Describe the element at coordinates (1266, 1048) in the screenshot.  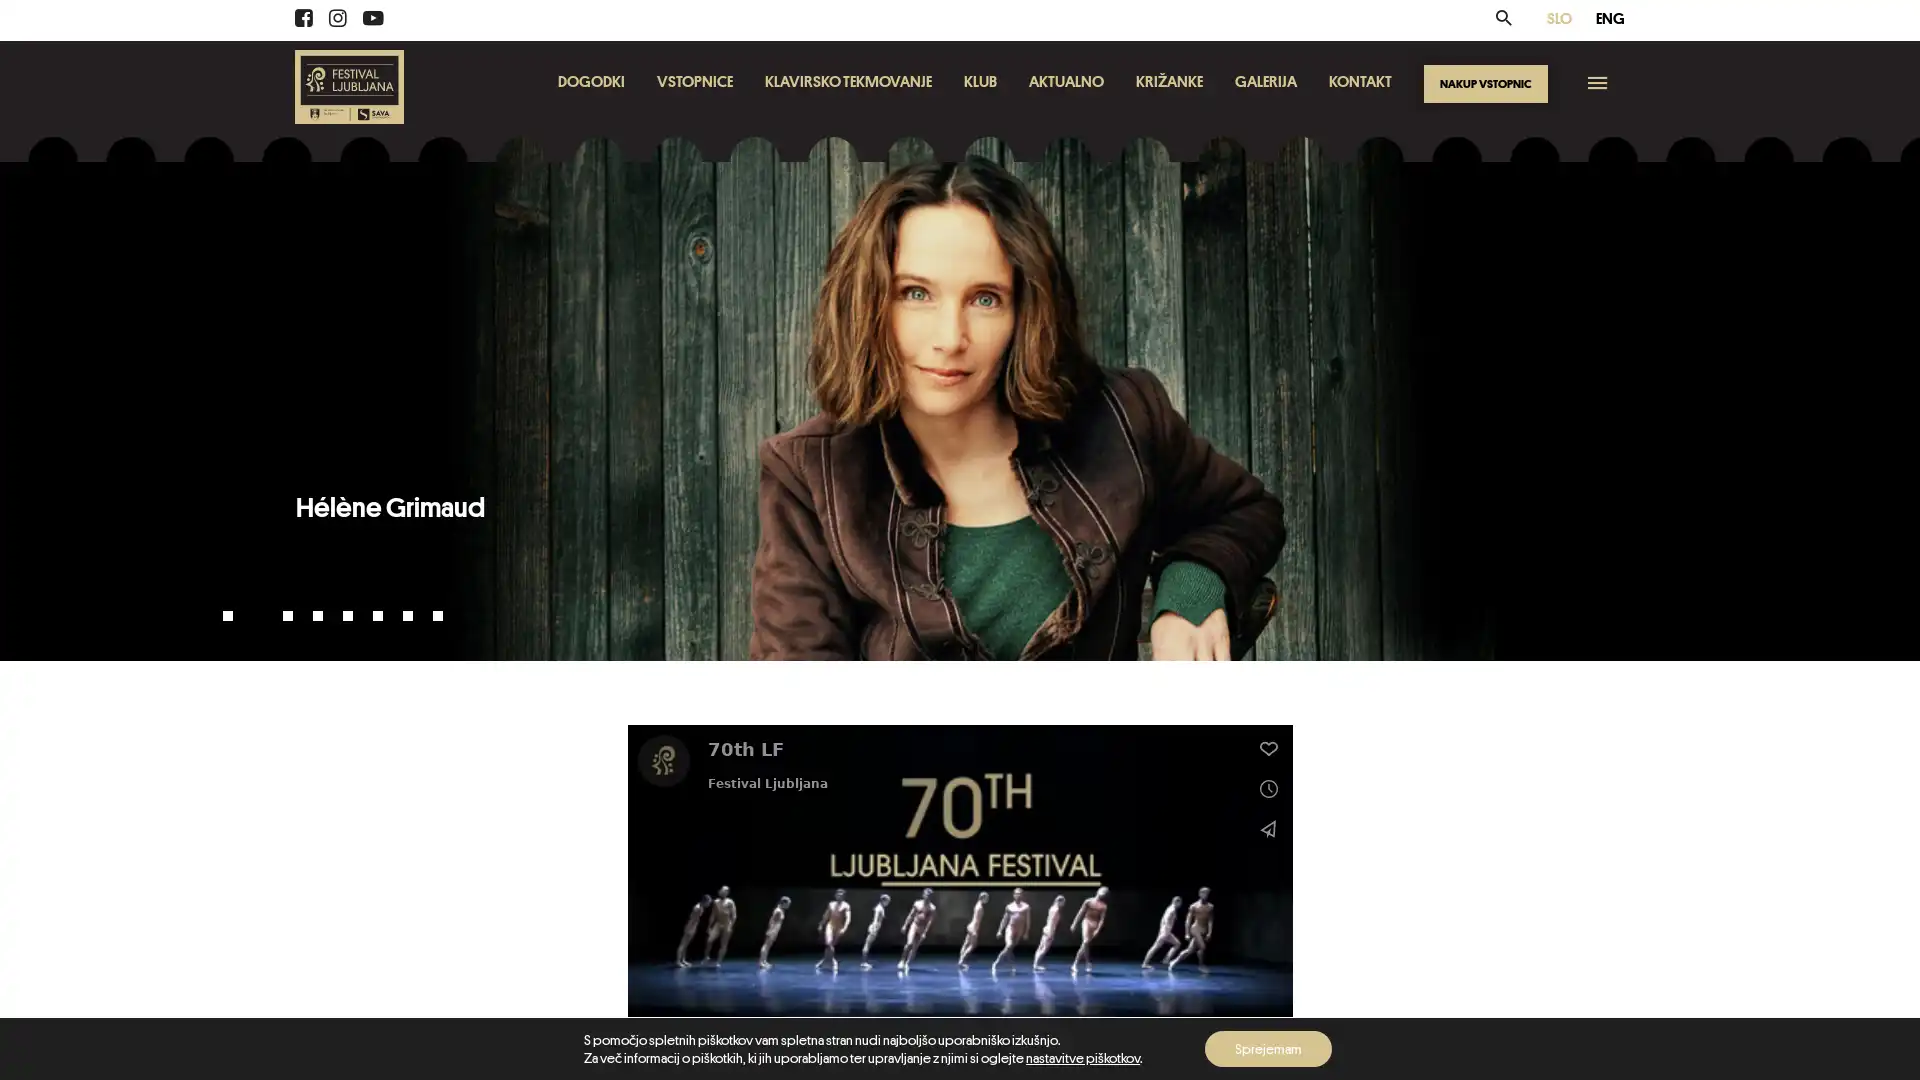
I see `Sprejemam` at that location.